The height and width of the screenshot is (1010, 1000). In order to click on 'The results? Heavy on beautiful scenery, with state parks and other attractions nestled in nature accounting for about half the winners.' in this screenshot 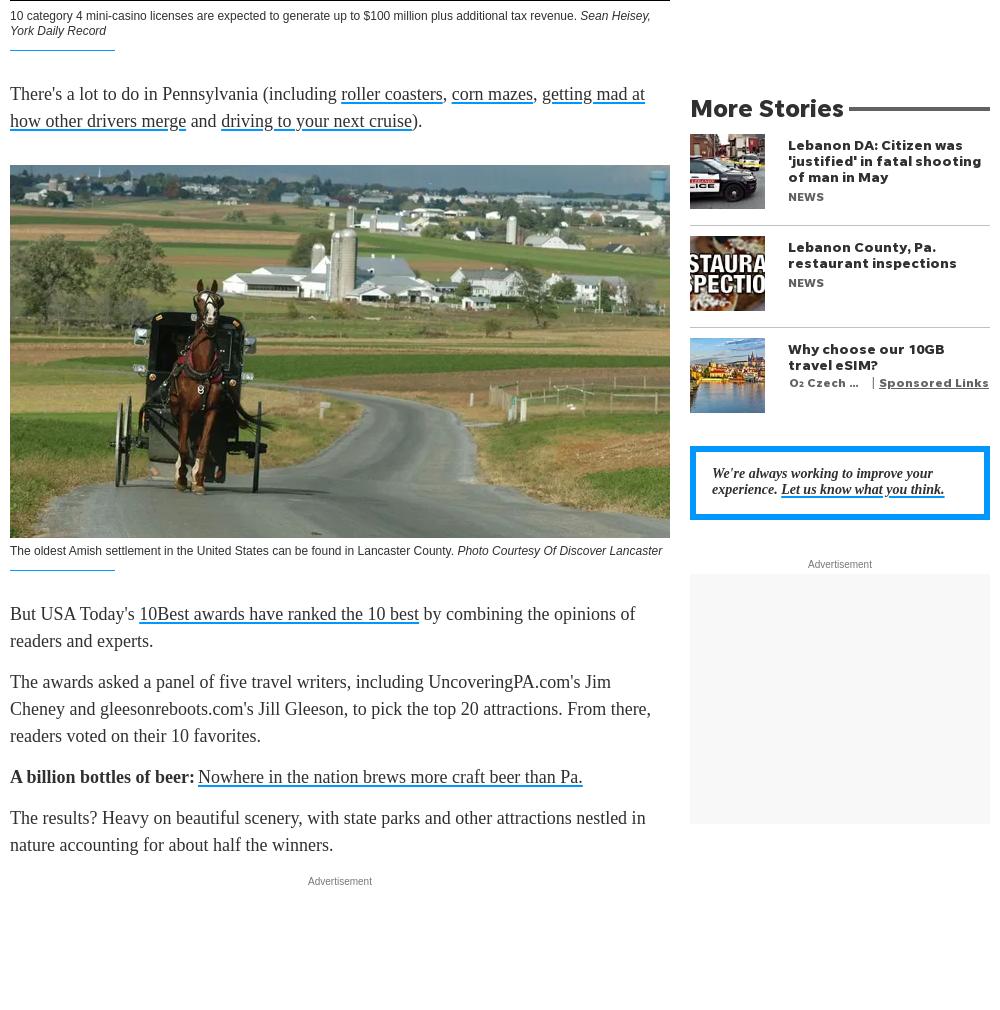, I will do `click(326, 831)`.